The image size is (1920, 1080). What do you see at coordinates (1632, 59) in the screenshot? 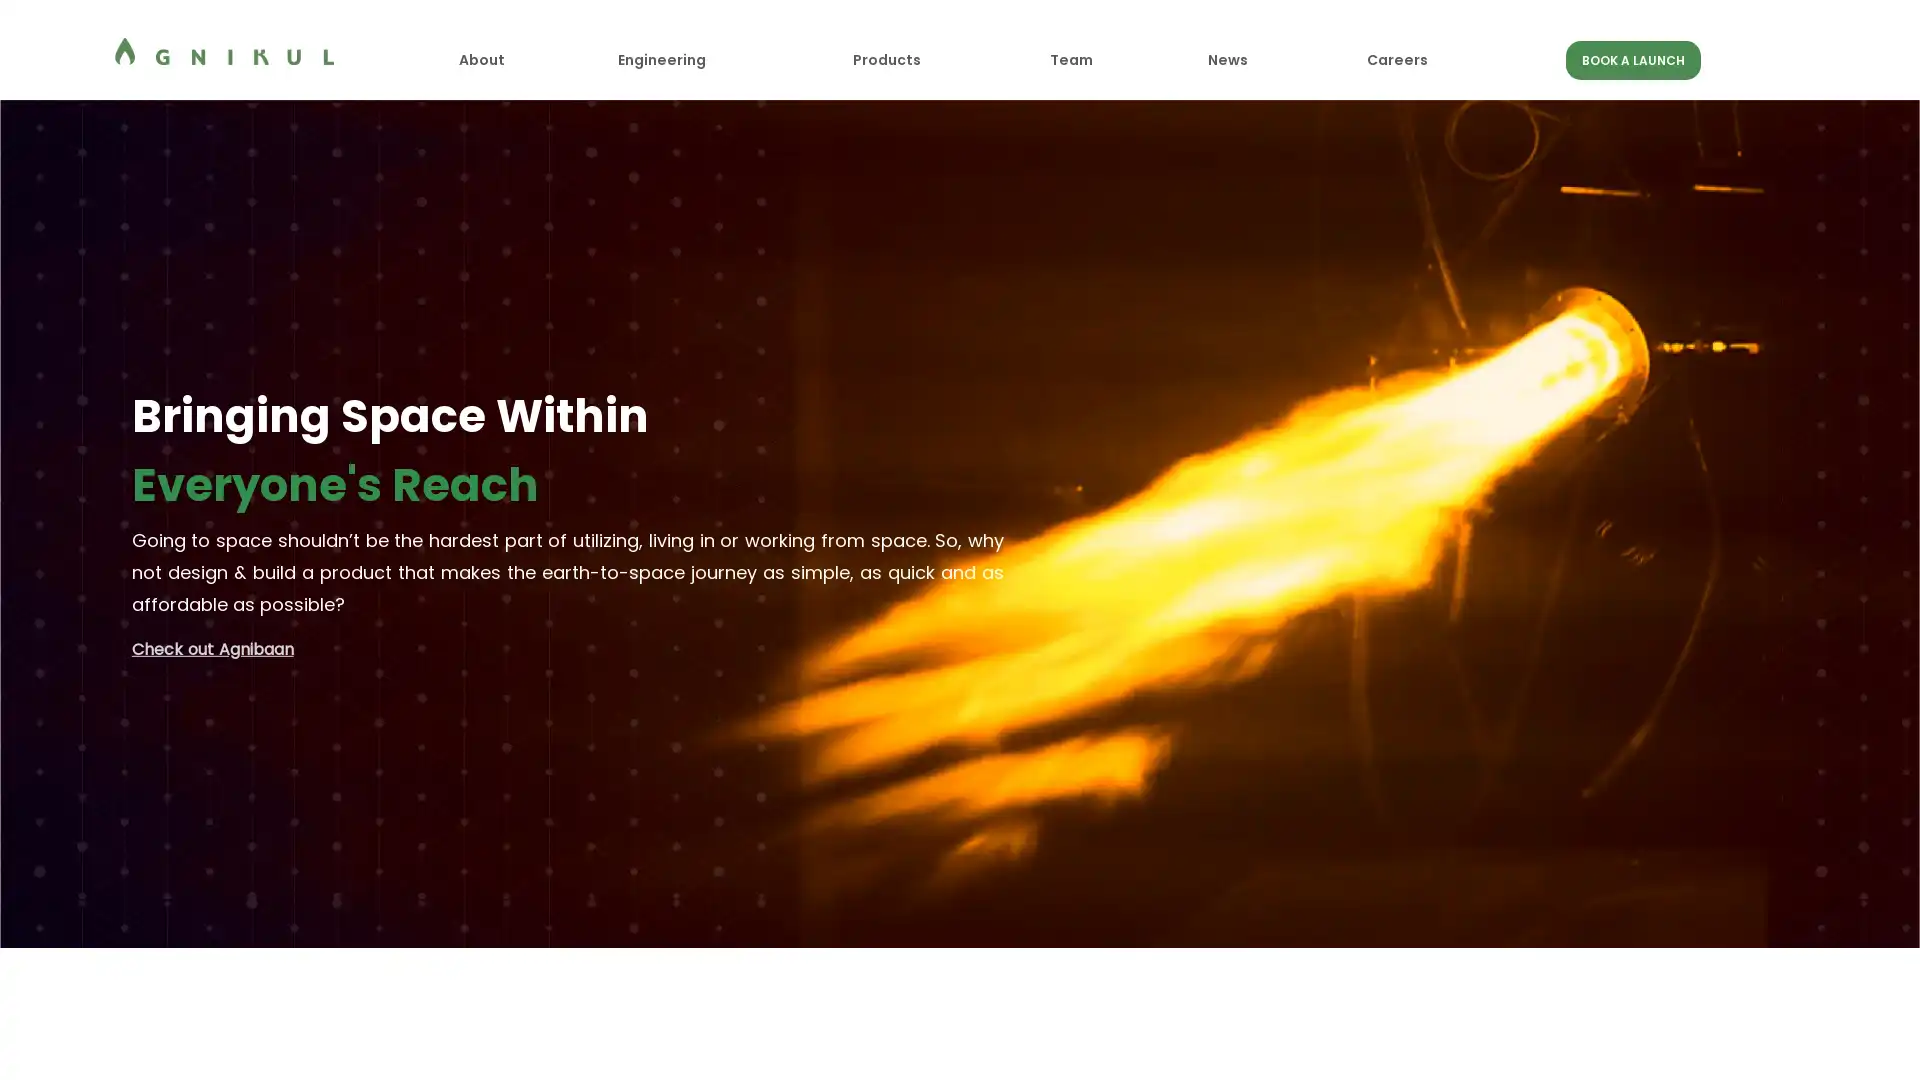
I see `BOOK A LAUNCH` at bounding box center [1632, 59].